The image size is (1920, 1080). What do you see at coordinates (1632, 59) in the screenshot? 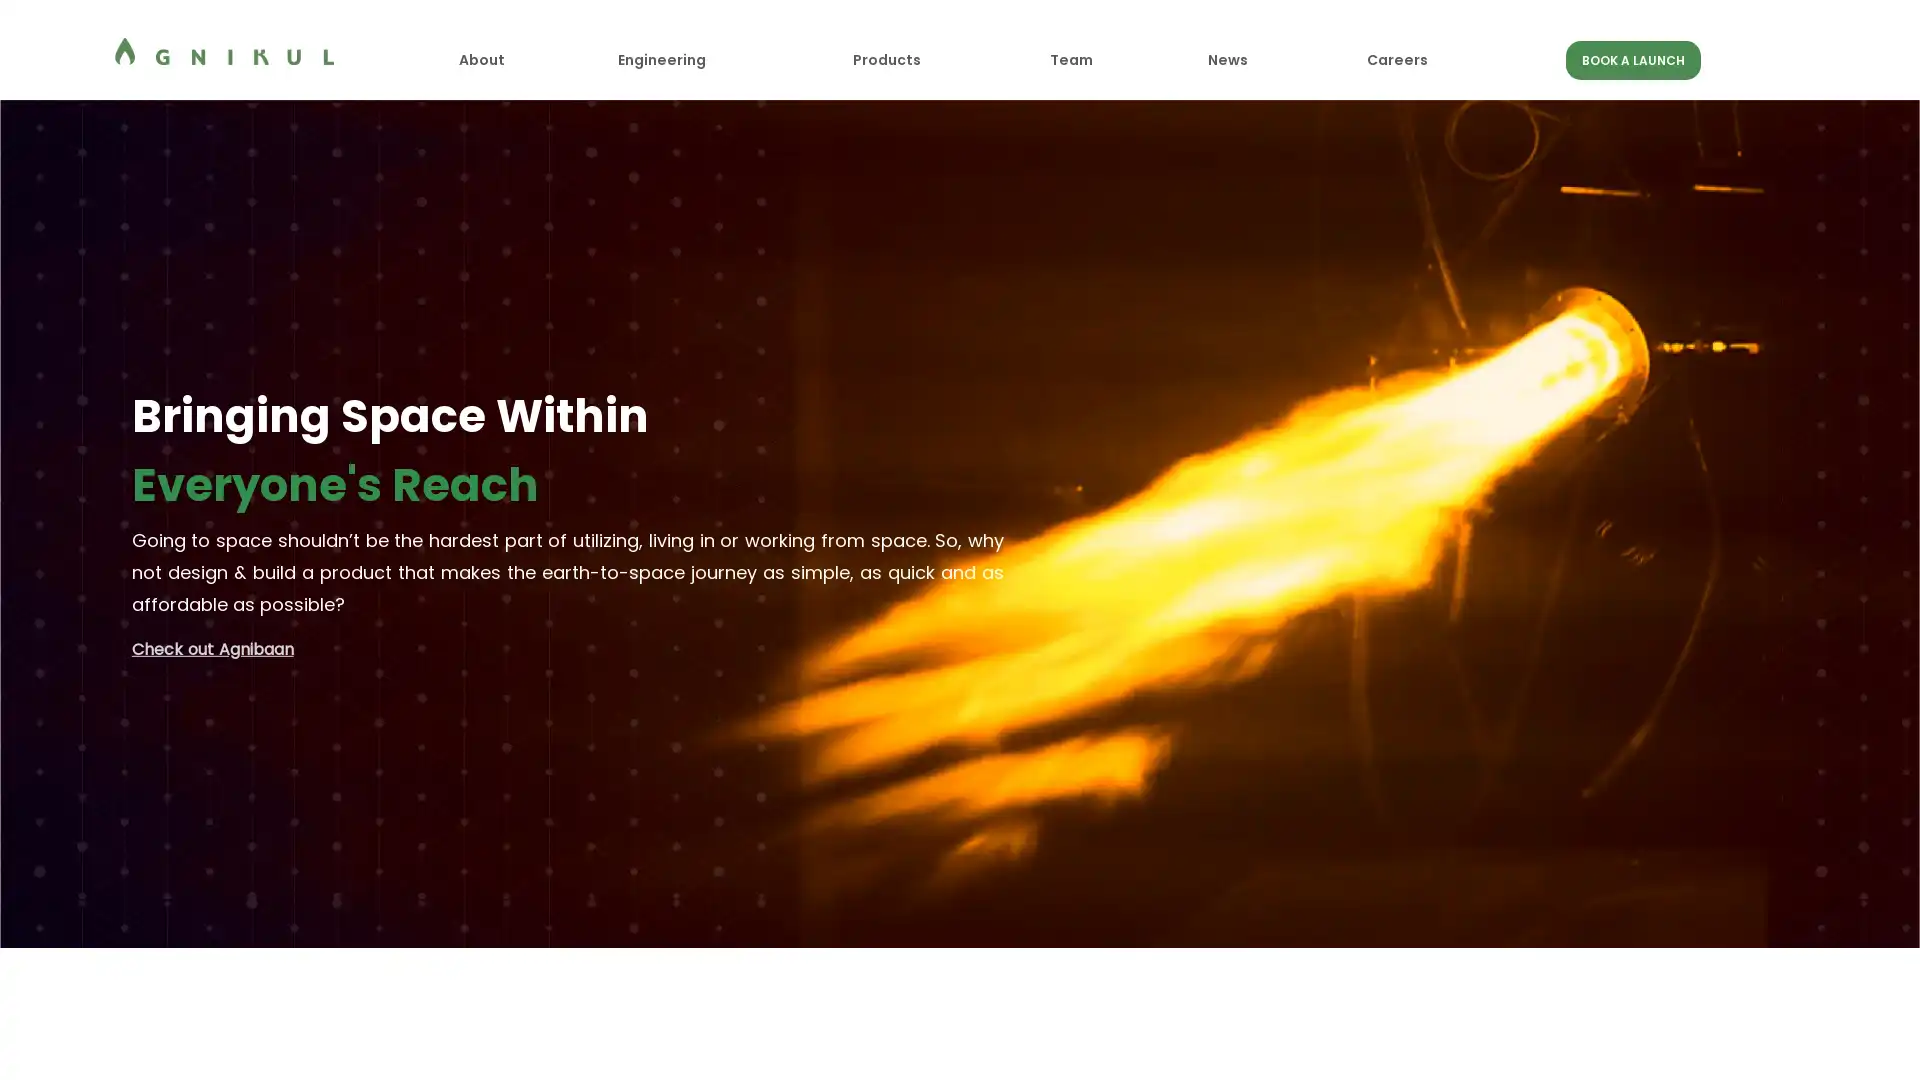
I see `BOOK A LAUNCH` at bounding box center [1632, 59].